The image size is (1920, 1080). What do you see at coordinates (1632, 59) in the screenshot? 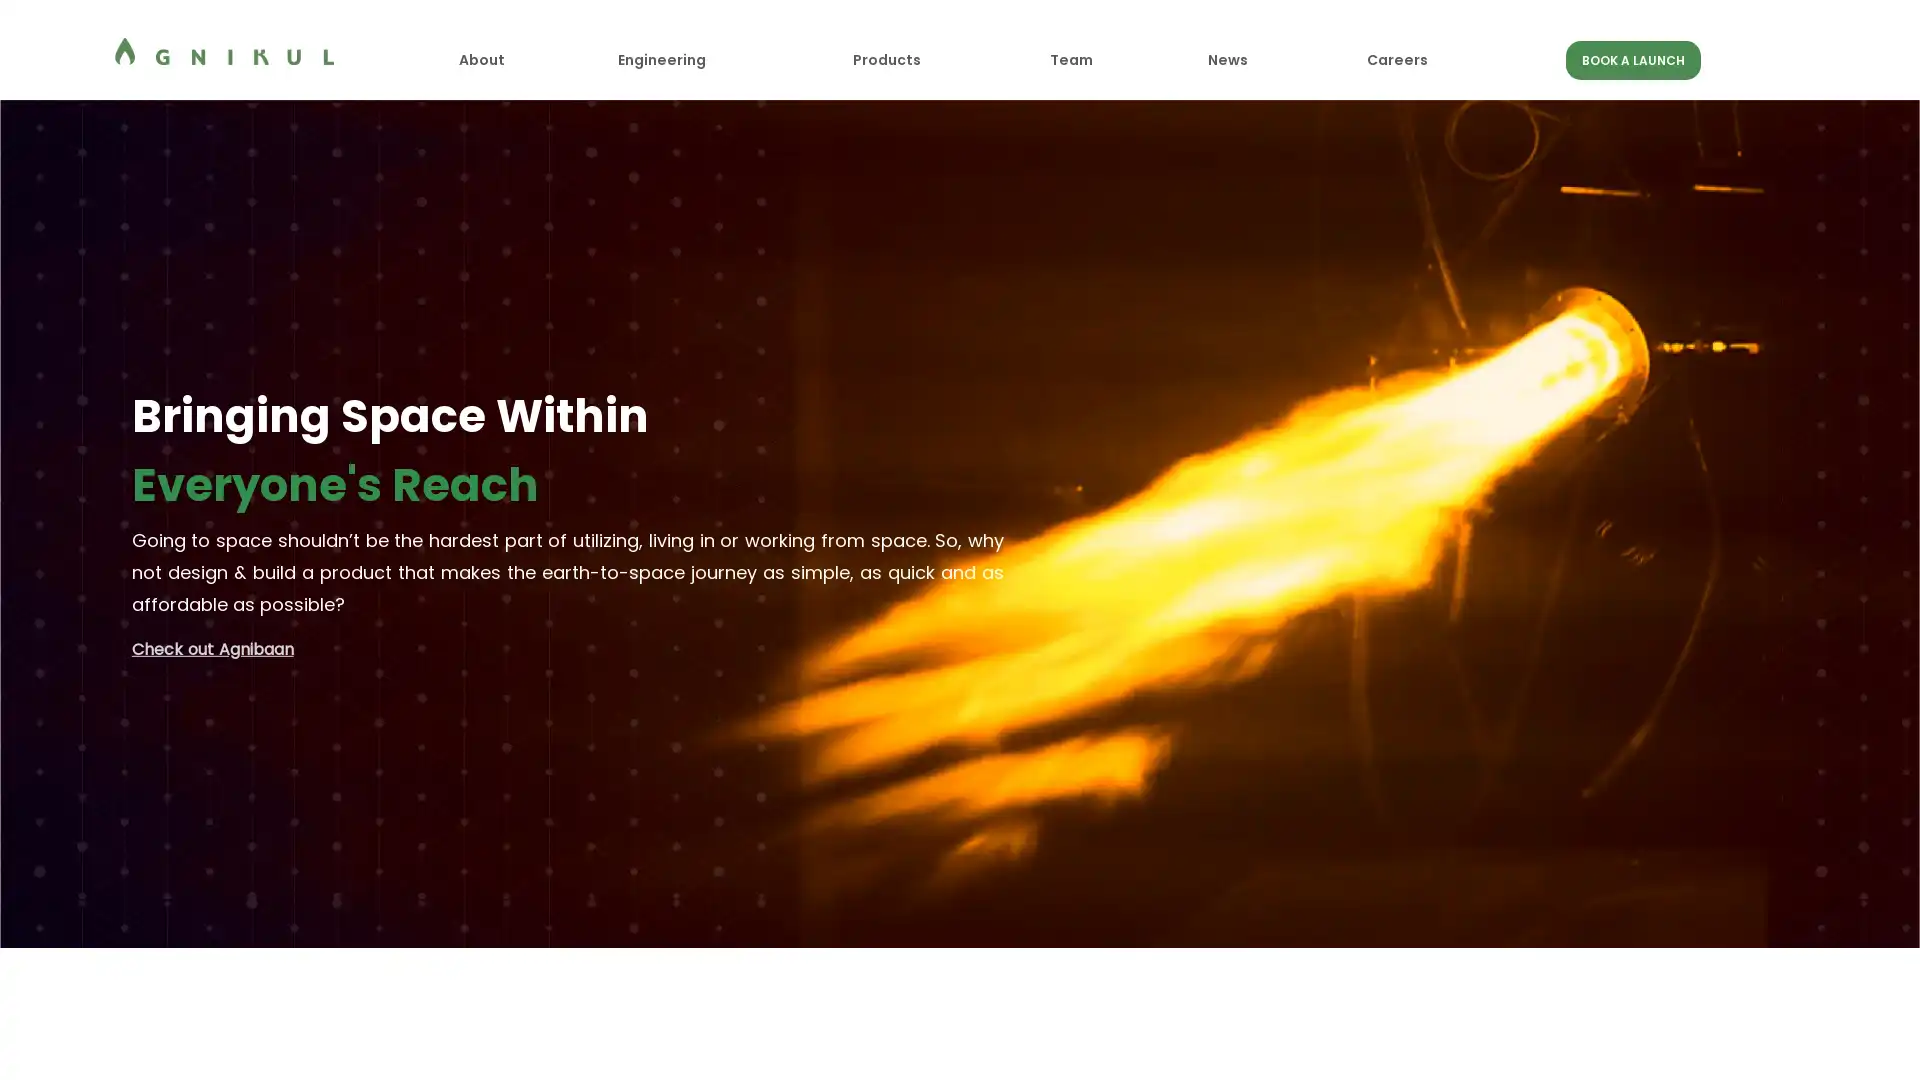
I see `BOOK A LAUNCH` at bounding box center [1632, 59].